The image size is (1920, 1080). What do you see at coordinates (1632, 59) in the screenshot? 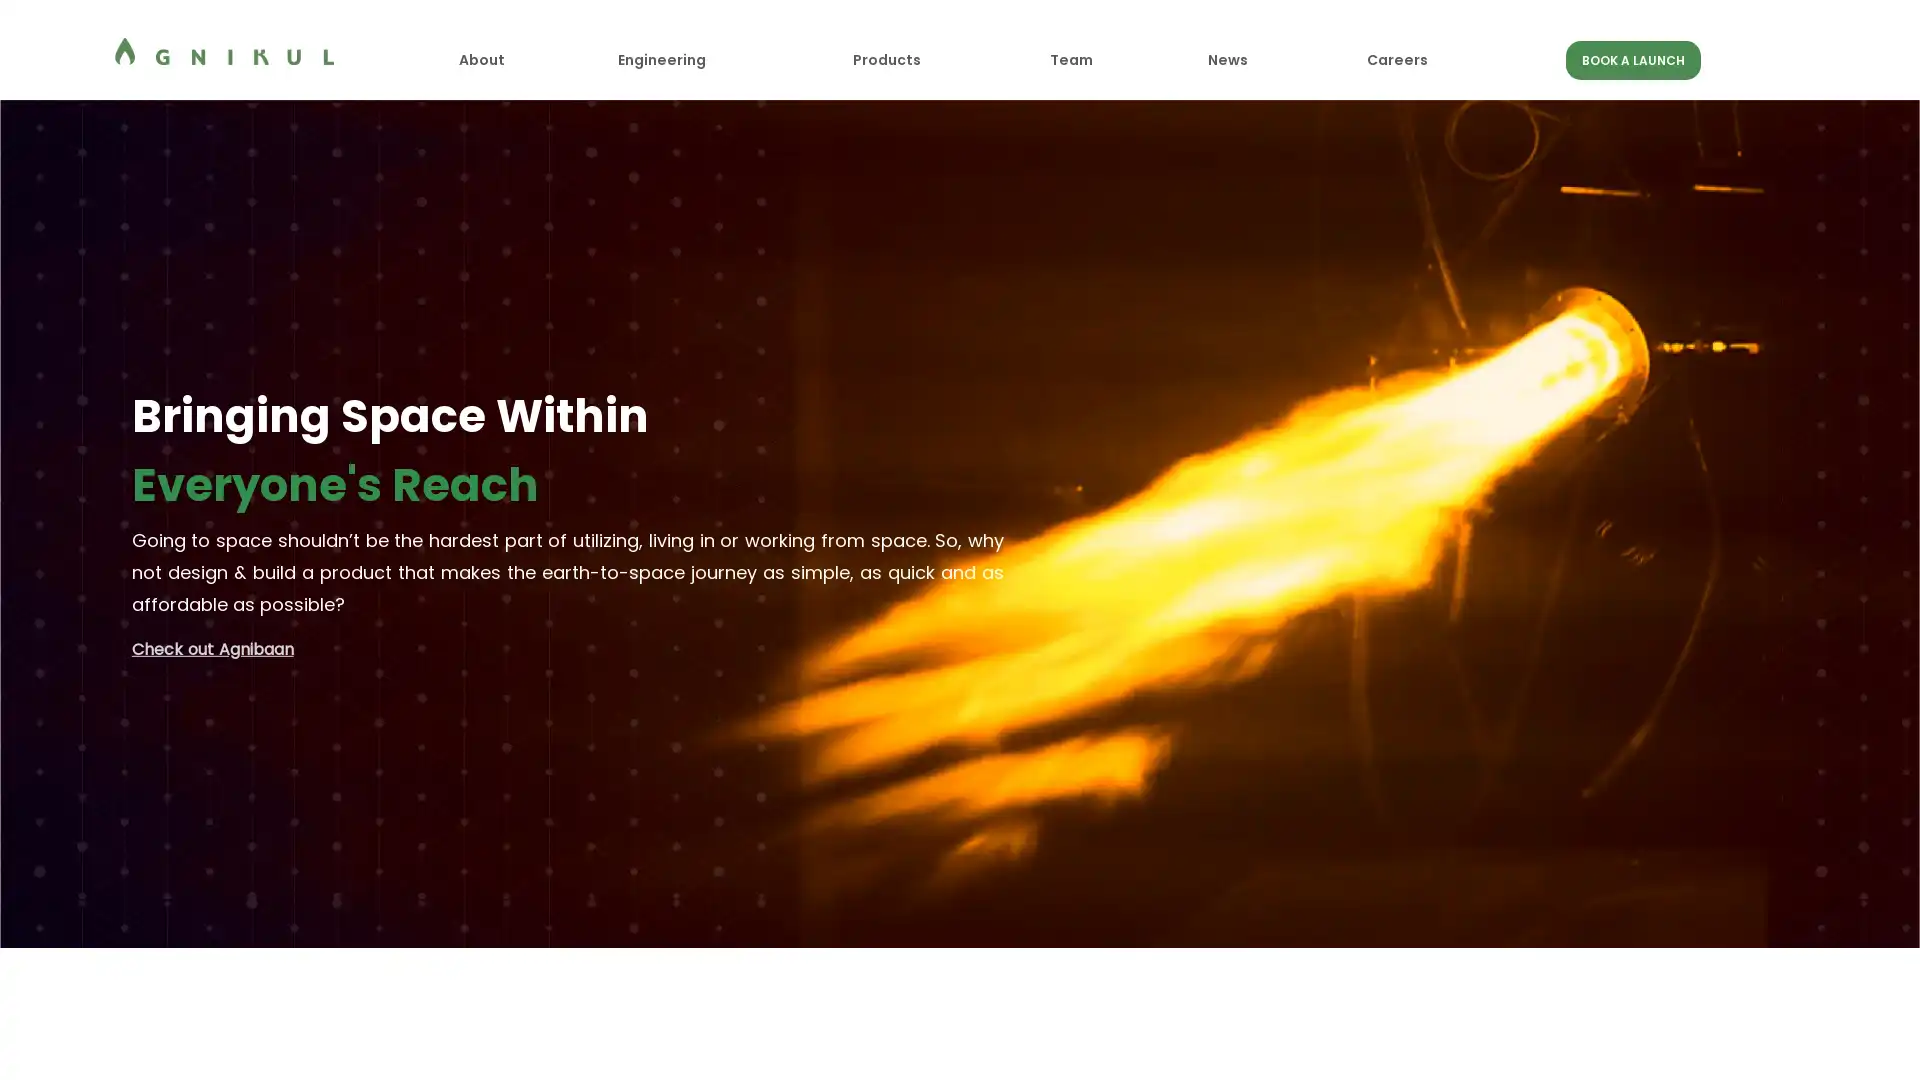
I see `BOOK A LAUNCH` at bounding box center [1632, 59].